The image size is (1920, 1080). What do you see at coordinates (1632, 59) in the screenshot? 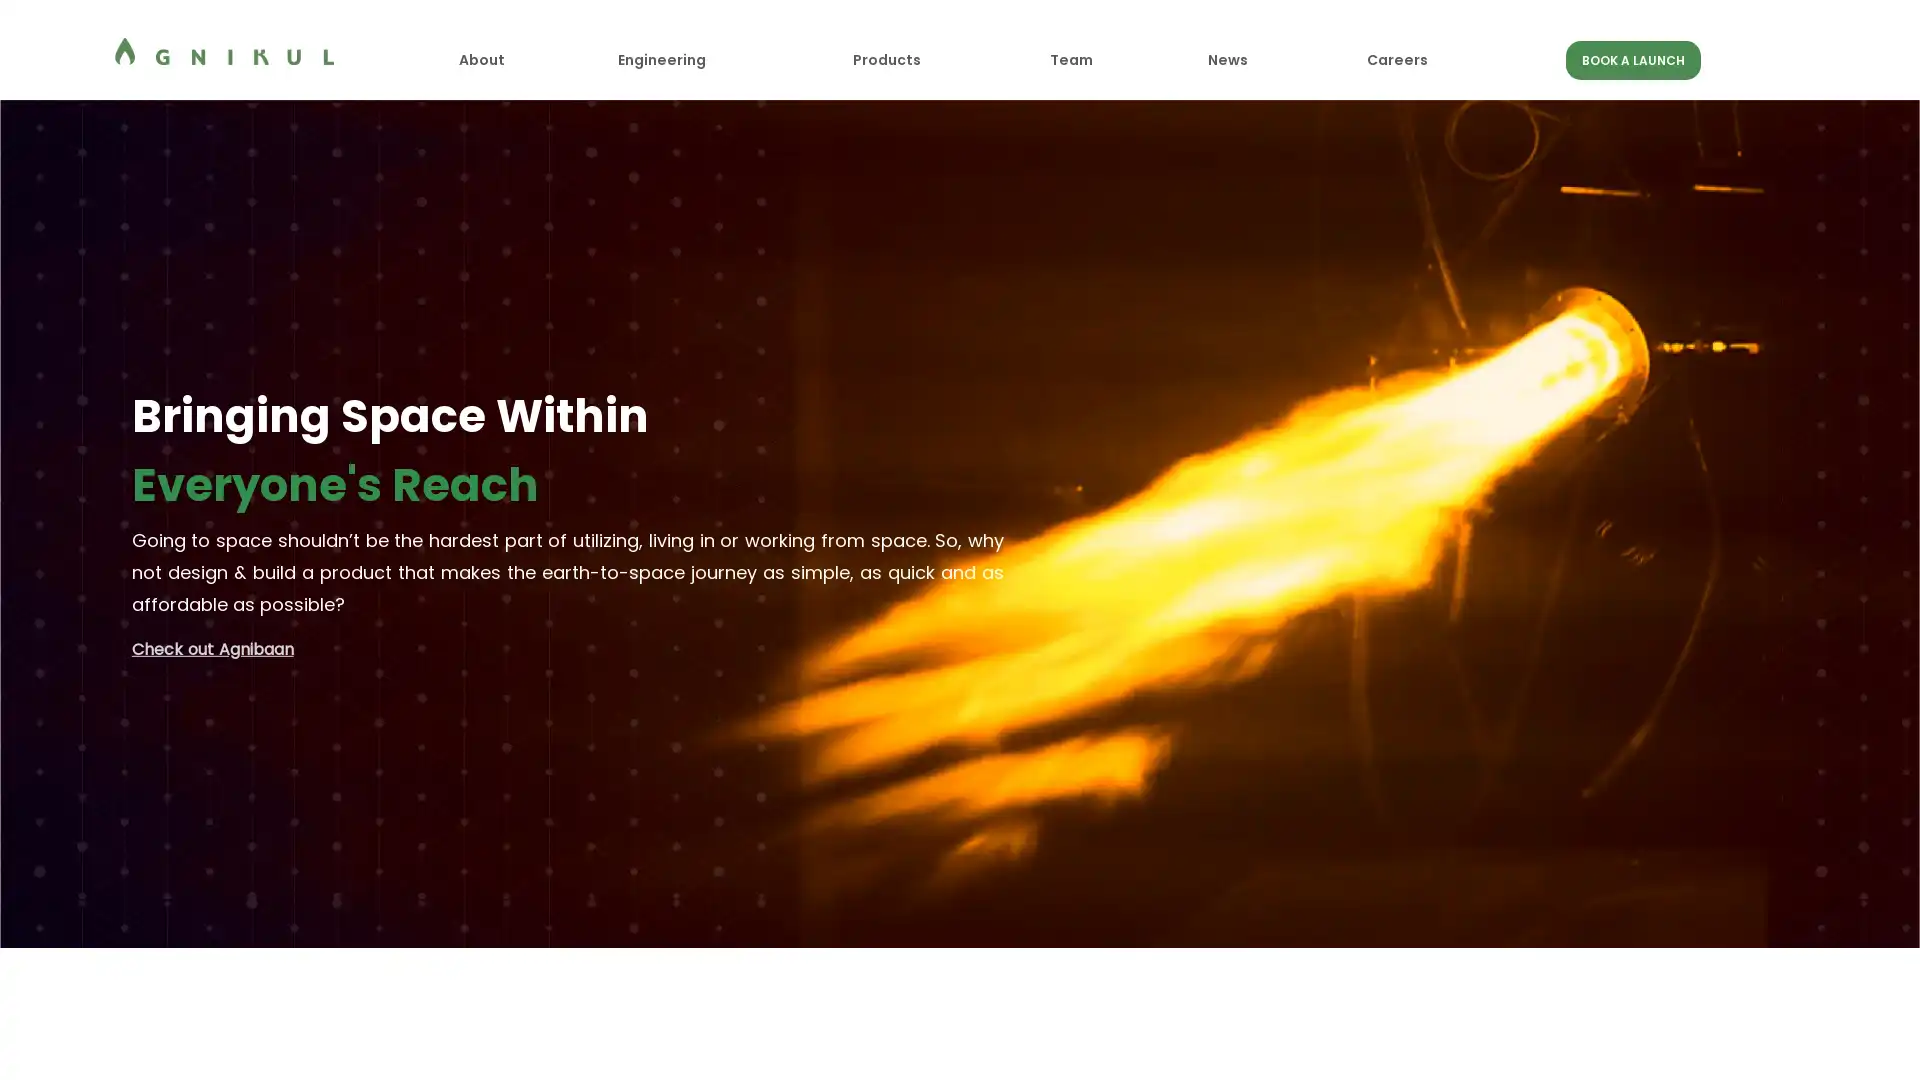
I see `BOOK A LAUNCH` at bounding box center [1632, 59].